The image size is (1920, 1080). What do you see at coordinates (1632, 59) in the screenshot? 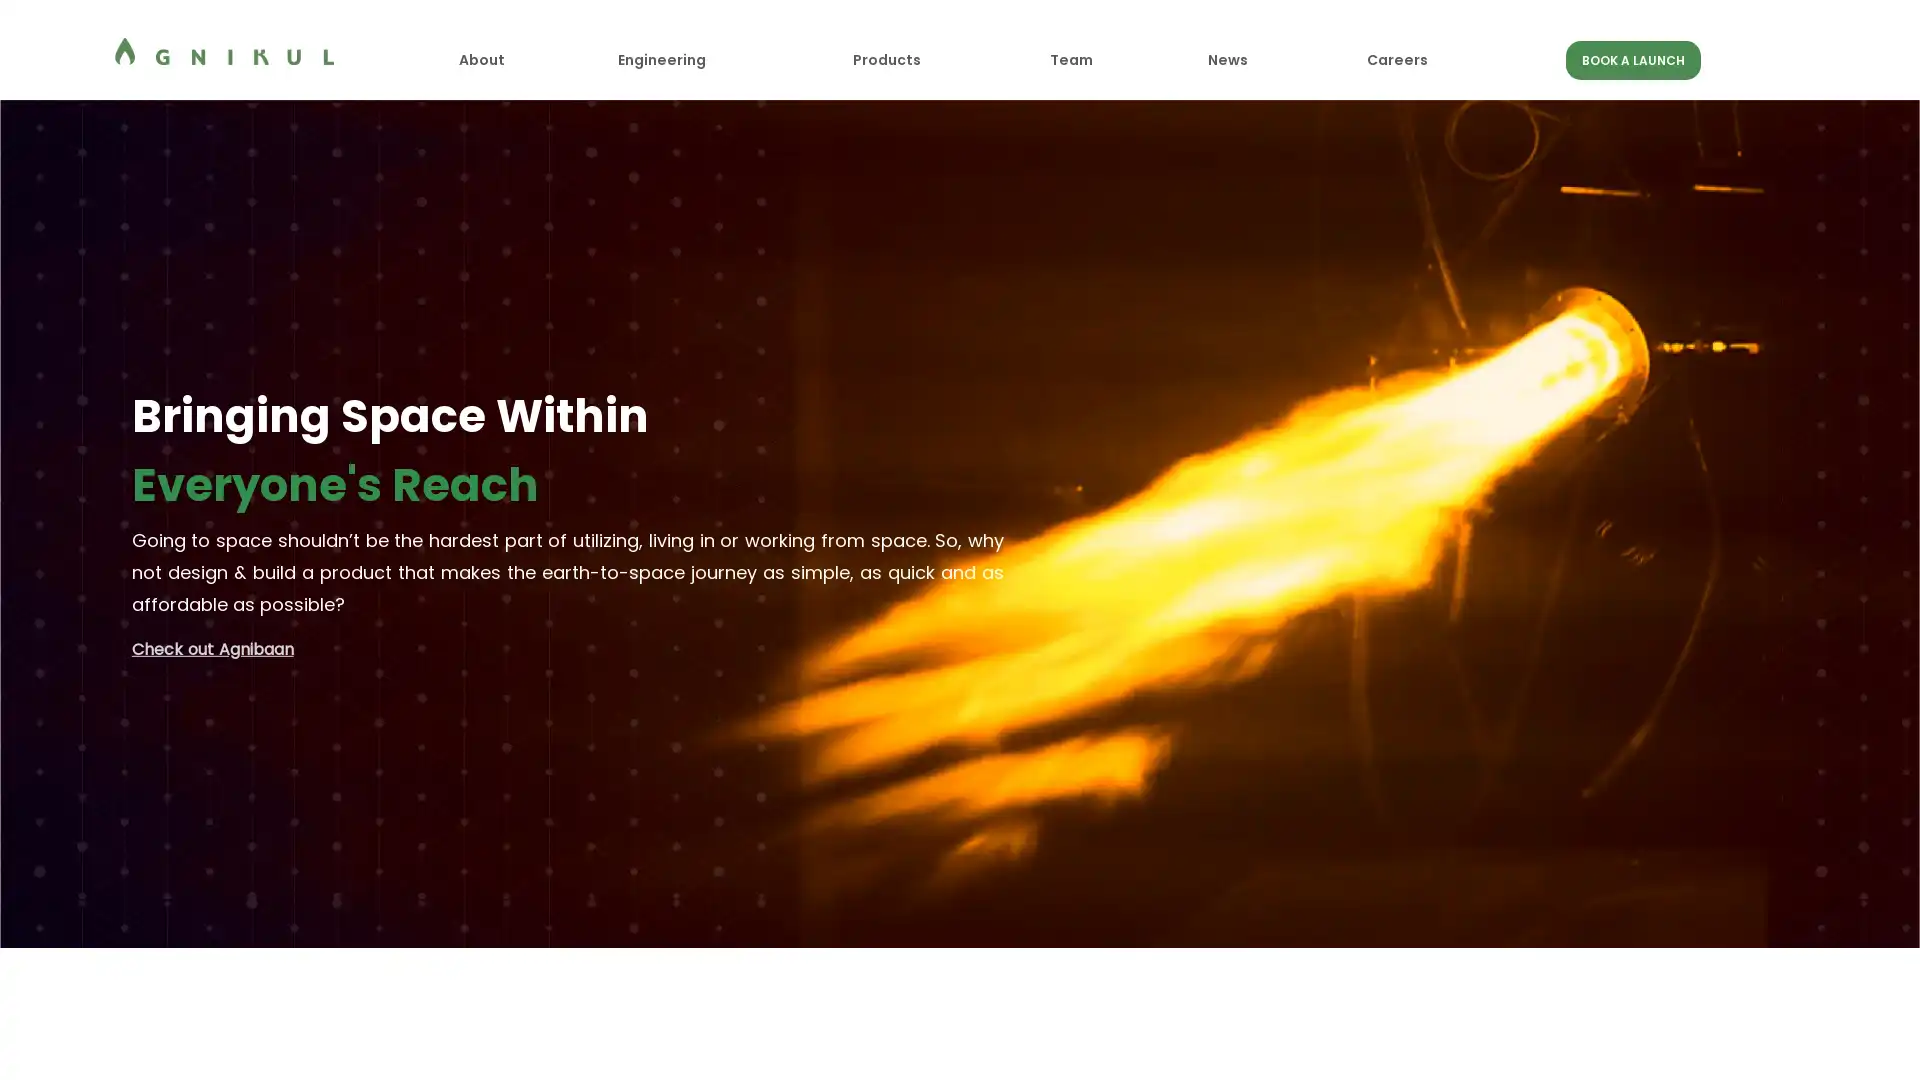
I see `BOOK A LAUNCH` at bounding box center [1632, 59].